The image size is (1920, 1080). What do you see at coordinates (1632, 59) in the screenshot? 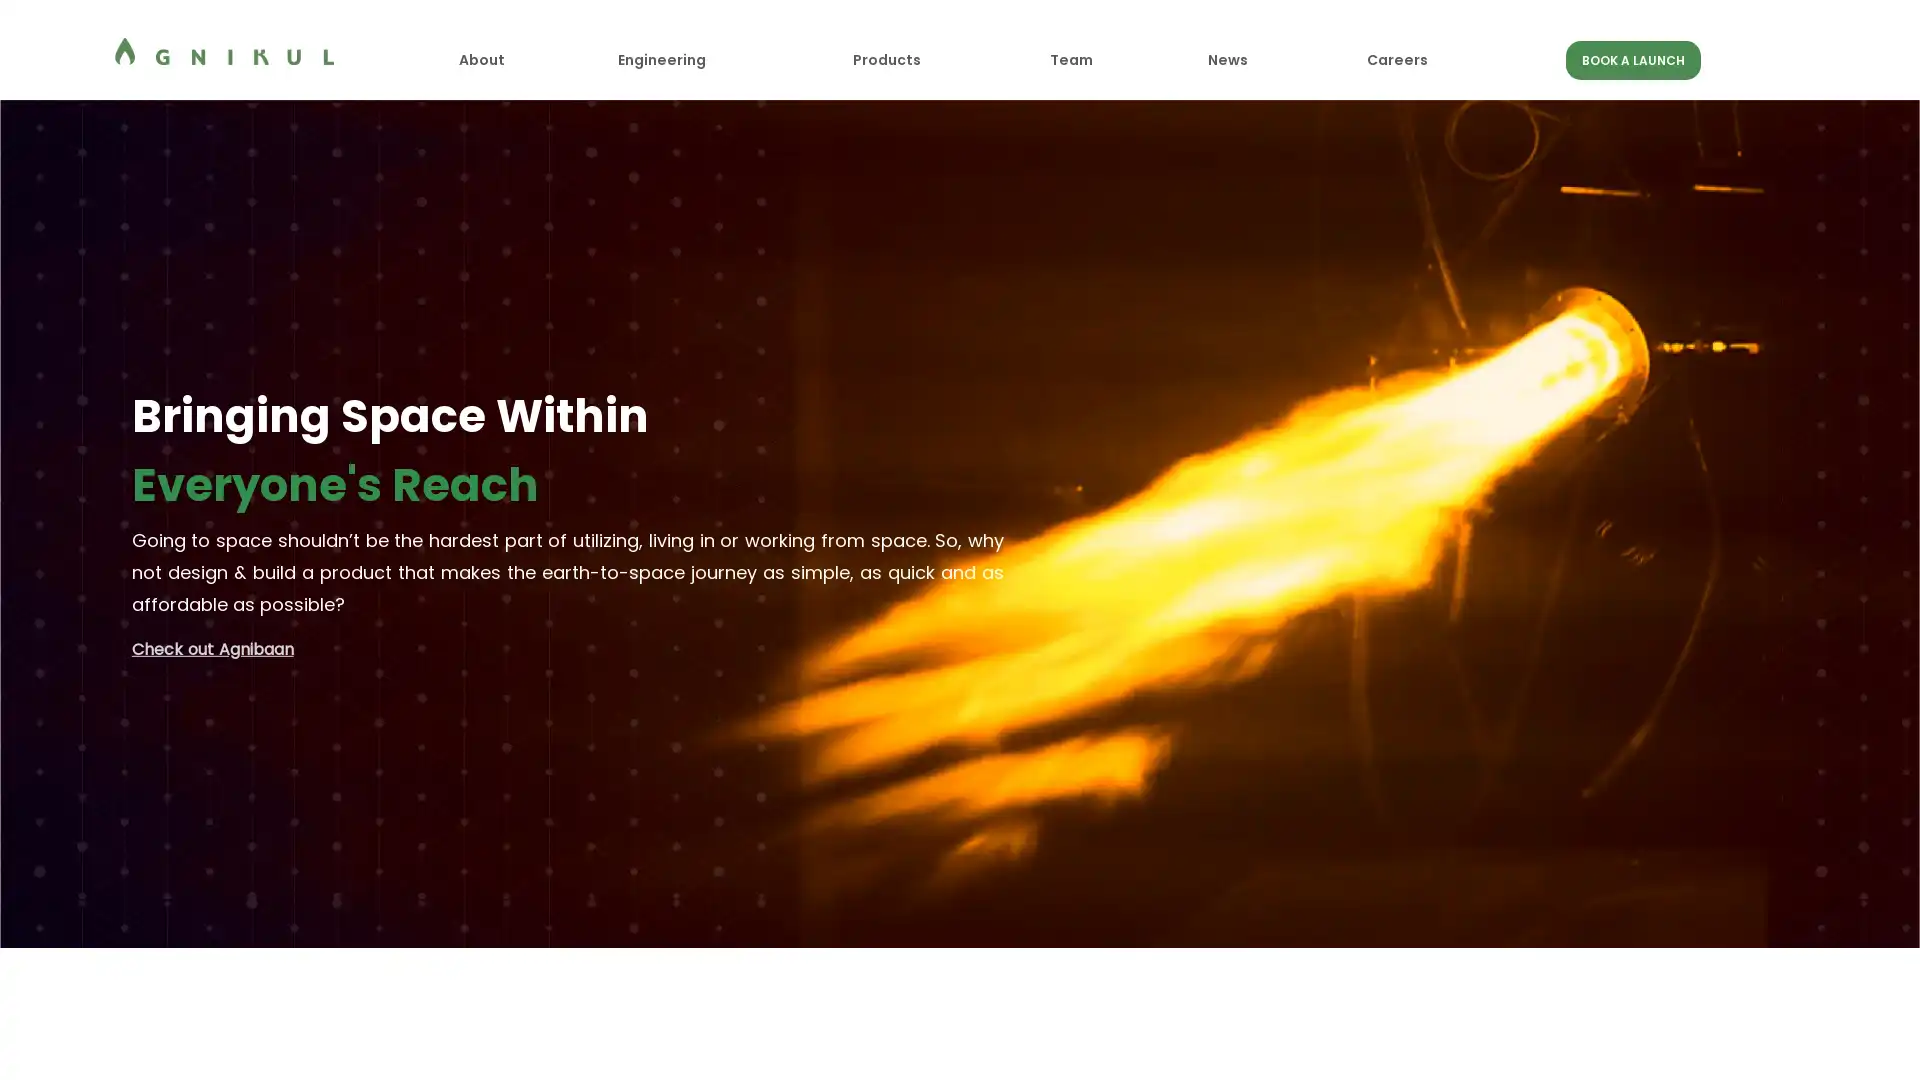
I see `BOOK A LAUNCH` at bounding box center [1632, 59].